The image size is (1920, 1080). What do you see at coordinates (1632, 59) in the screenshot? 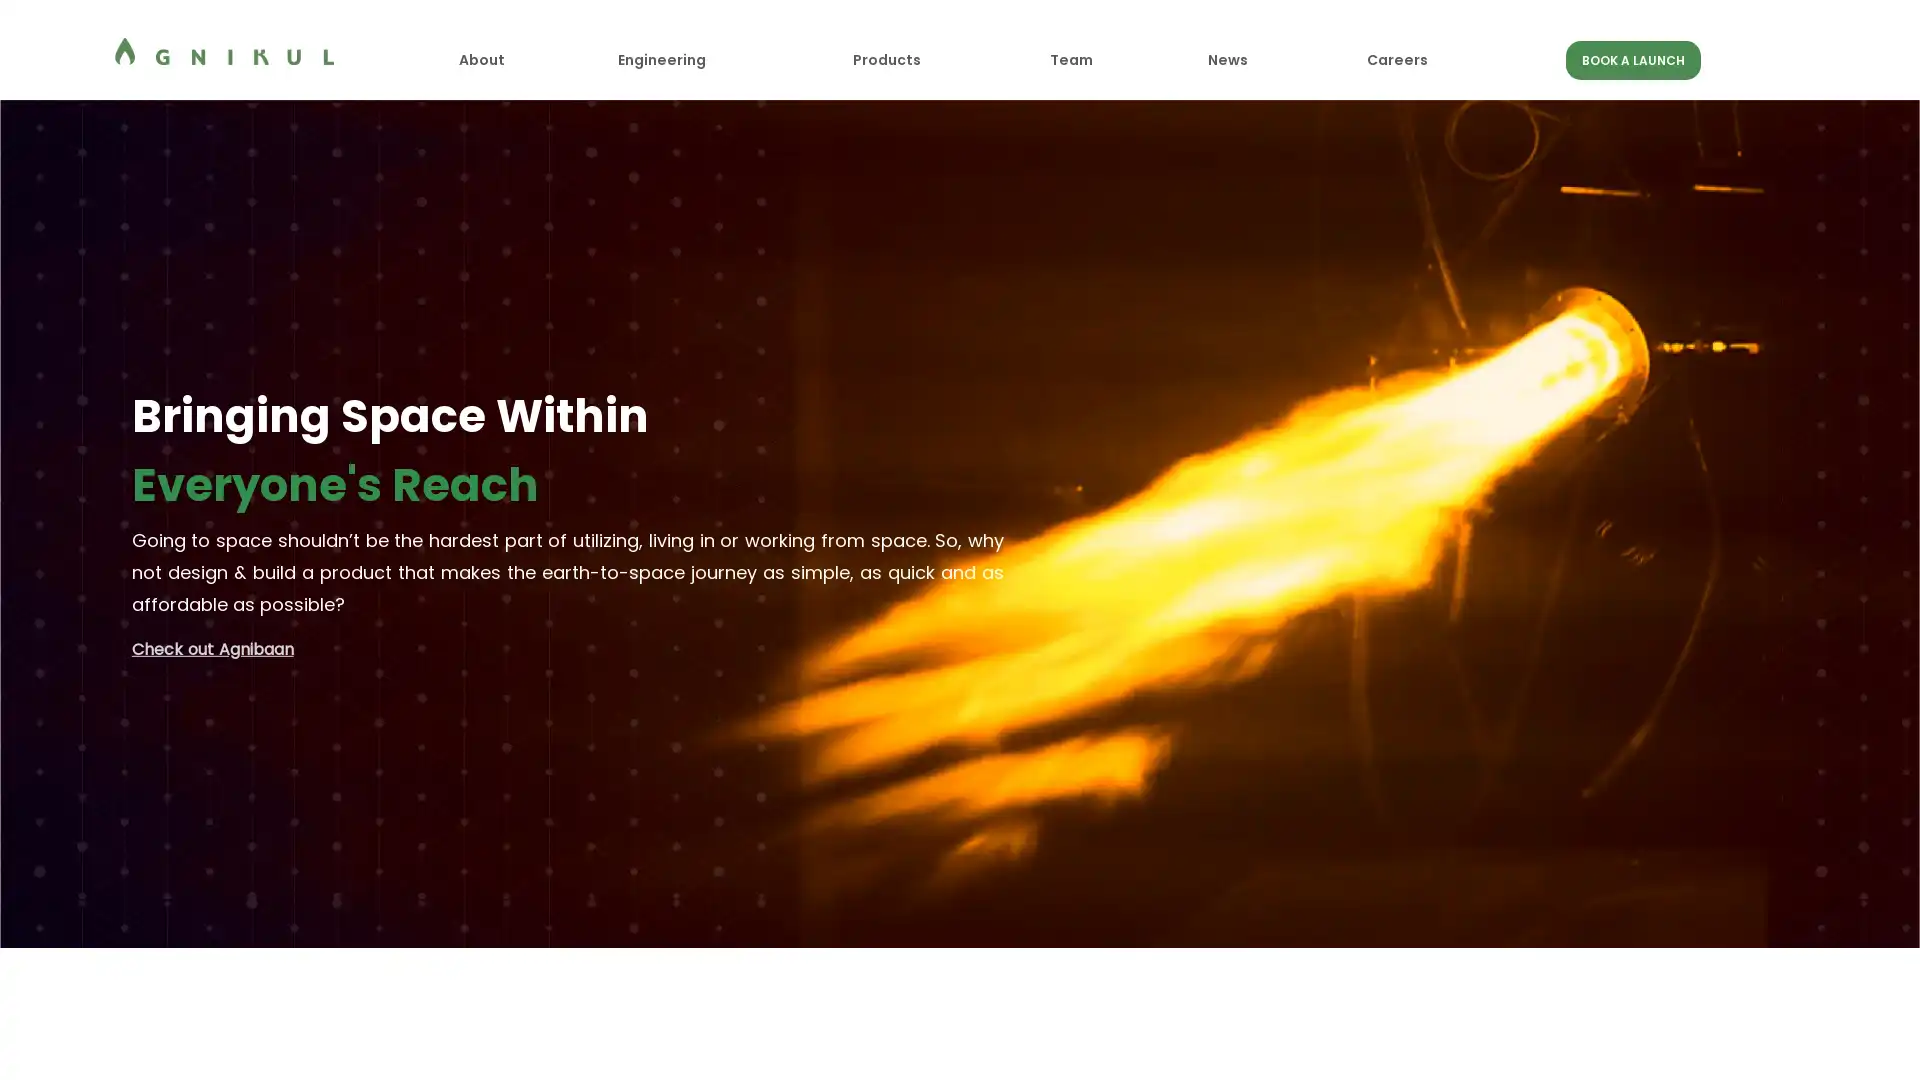
I see `BOOK A LAUNCH` at bounding box center [1632, 59].